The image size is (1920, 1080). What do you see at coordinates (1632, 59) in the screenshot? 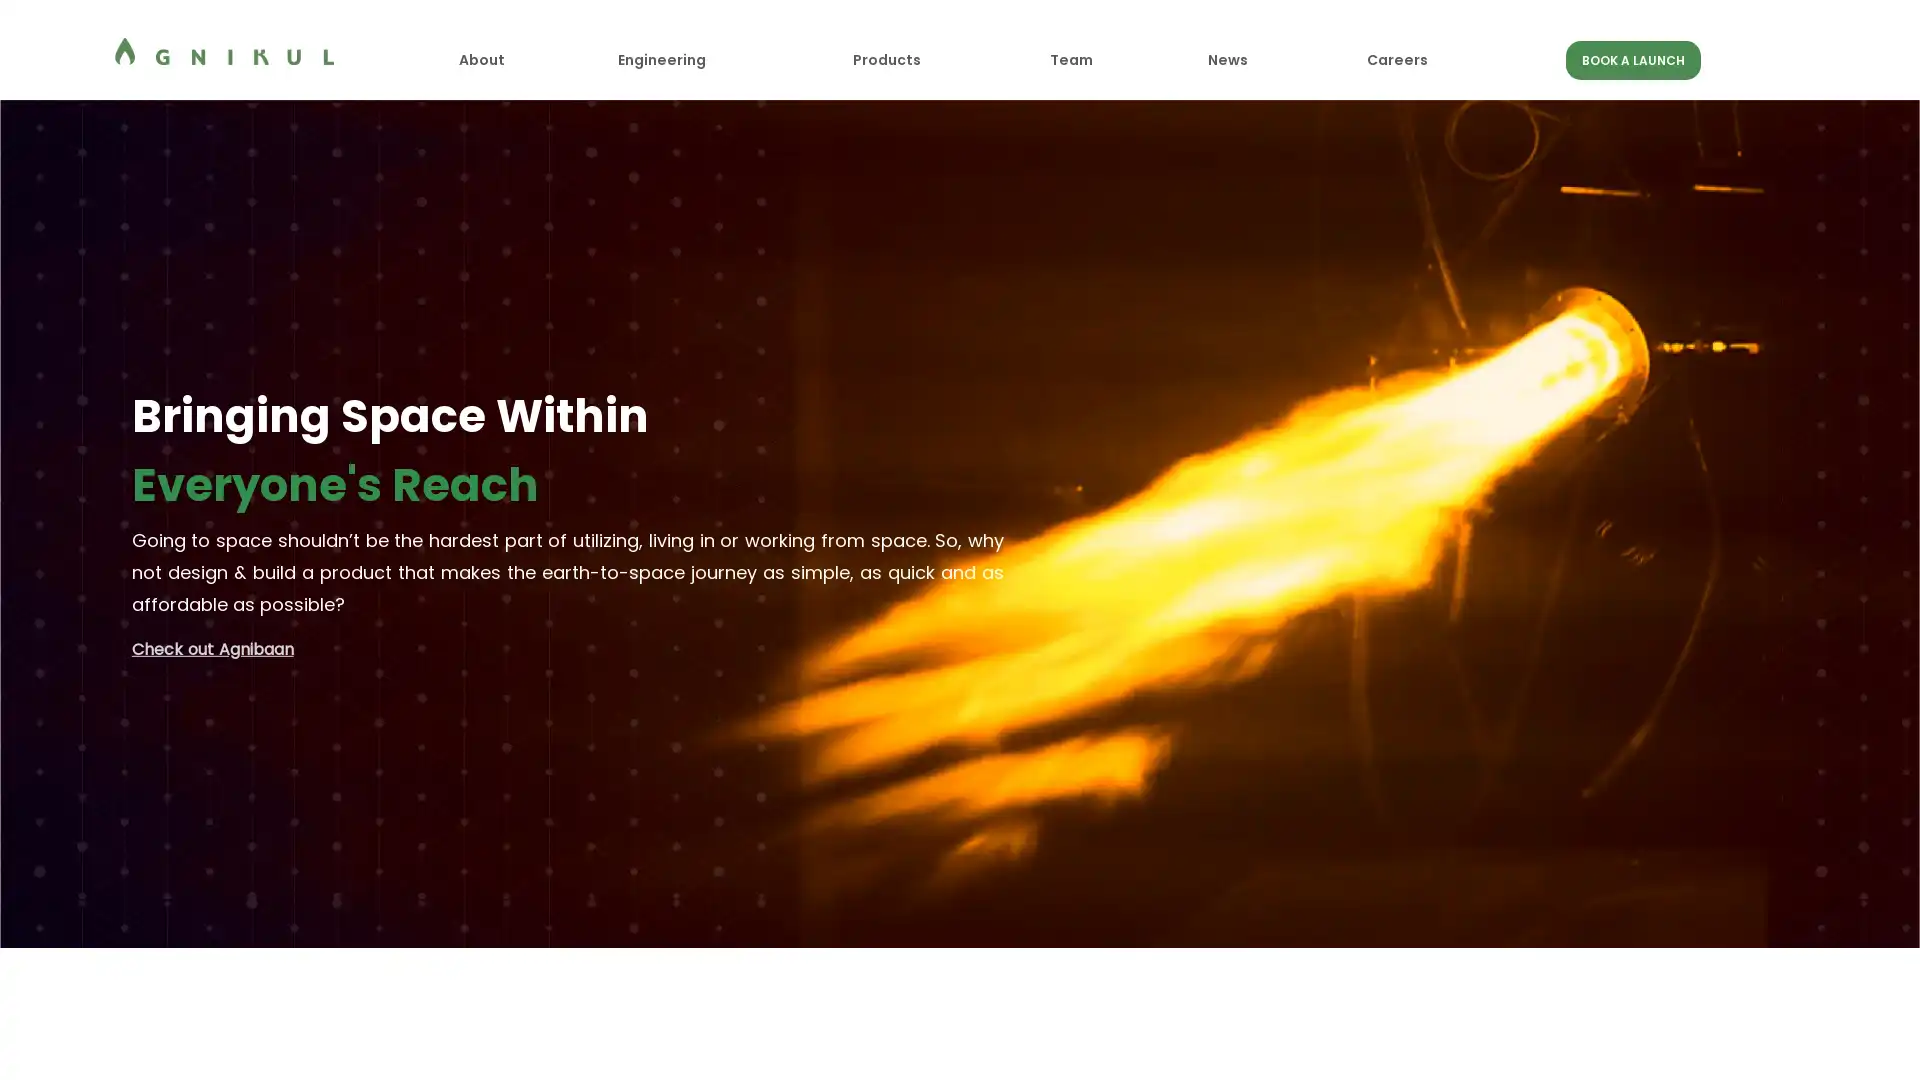
I see `BOOK A LAUNCH` at bounding box center [1632, 59].